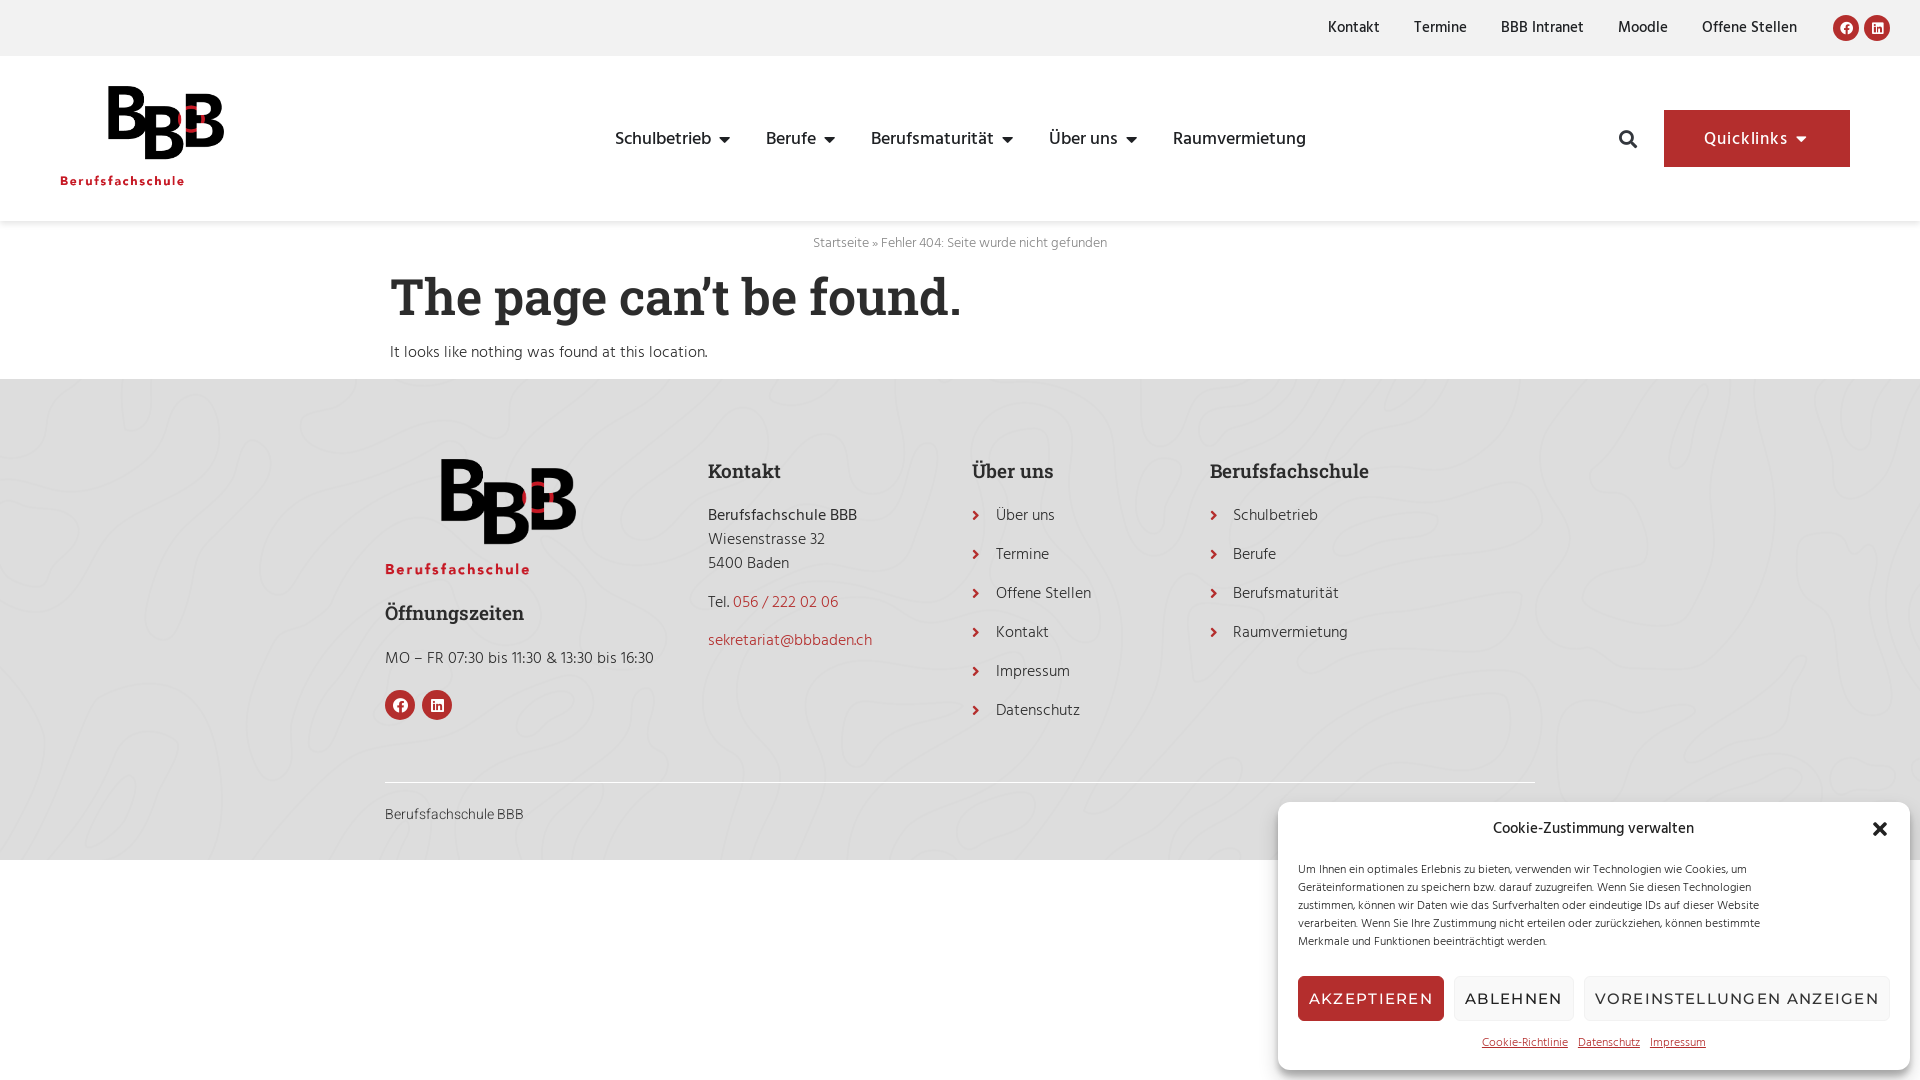 Image resolution: width=1920 pixels, height=1080 pixels. Describe the element at coordinates (1541, 27) in the screenshot. I see `'BBB Intranet'` at that location.